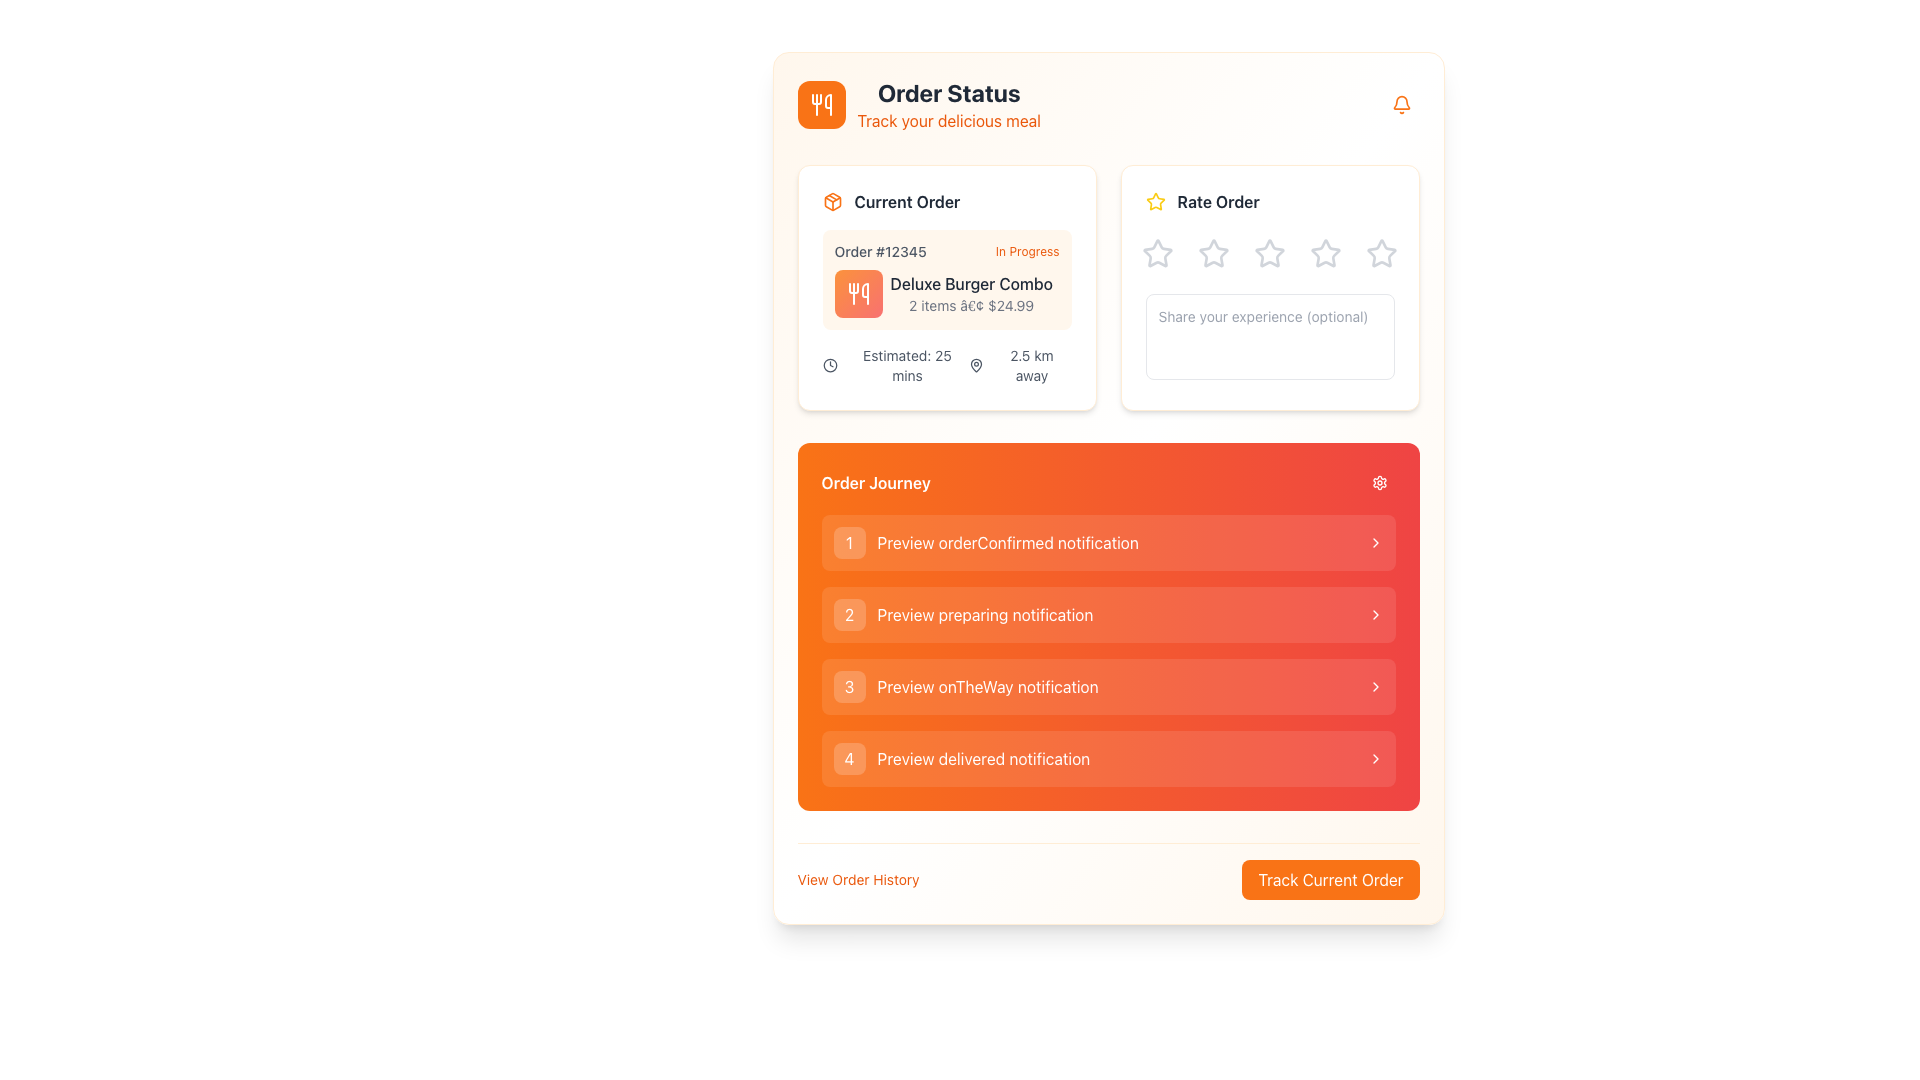 This screenshot has height=1080, width=1920. What do you see at coordinates (821, 104) in the screenshot?
I see `the Icon button located to the left of the 'Order Status' text block, which visually represents food or orders` at bounding box center [821, 104].